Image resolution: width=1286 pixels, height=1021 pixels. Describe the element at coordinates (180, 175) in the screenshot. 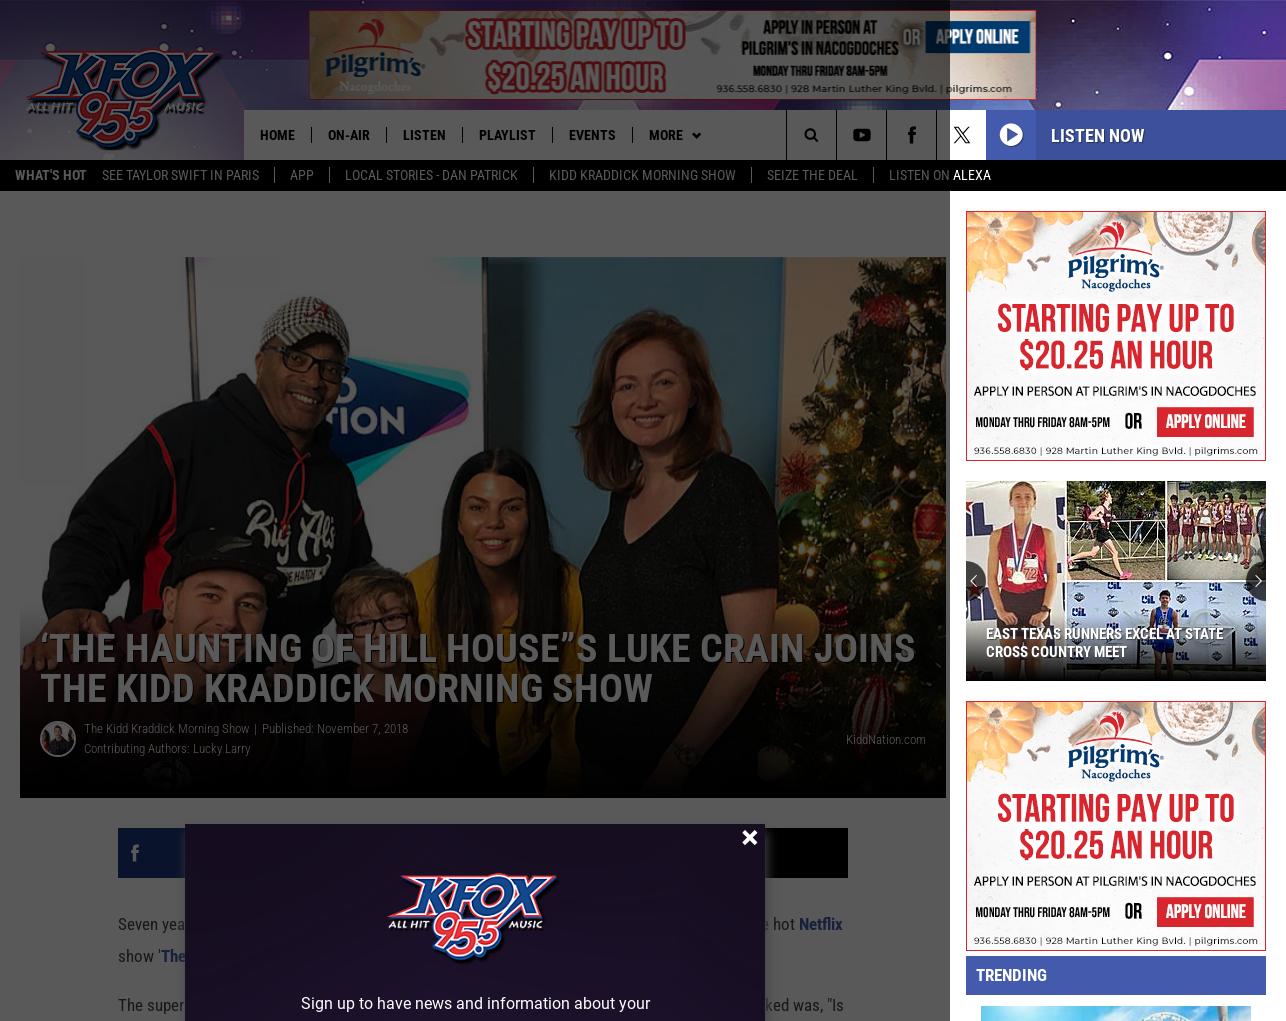

I see `'See Taylor Swift in Paris'` at that location.